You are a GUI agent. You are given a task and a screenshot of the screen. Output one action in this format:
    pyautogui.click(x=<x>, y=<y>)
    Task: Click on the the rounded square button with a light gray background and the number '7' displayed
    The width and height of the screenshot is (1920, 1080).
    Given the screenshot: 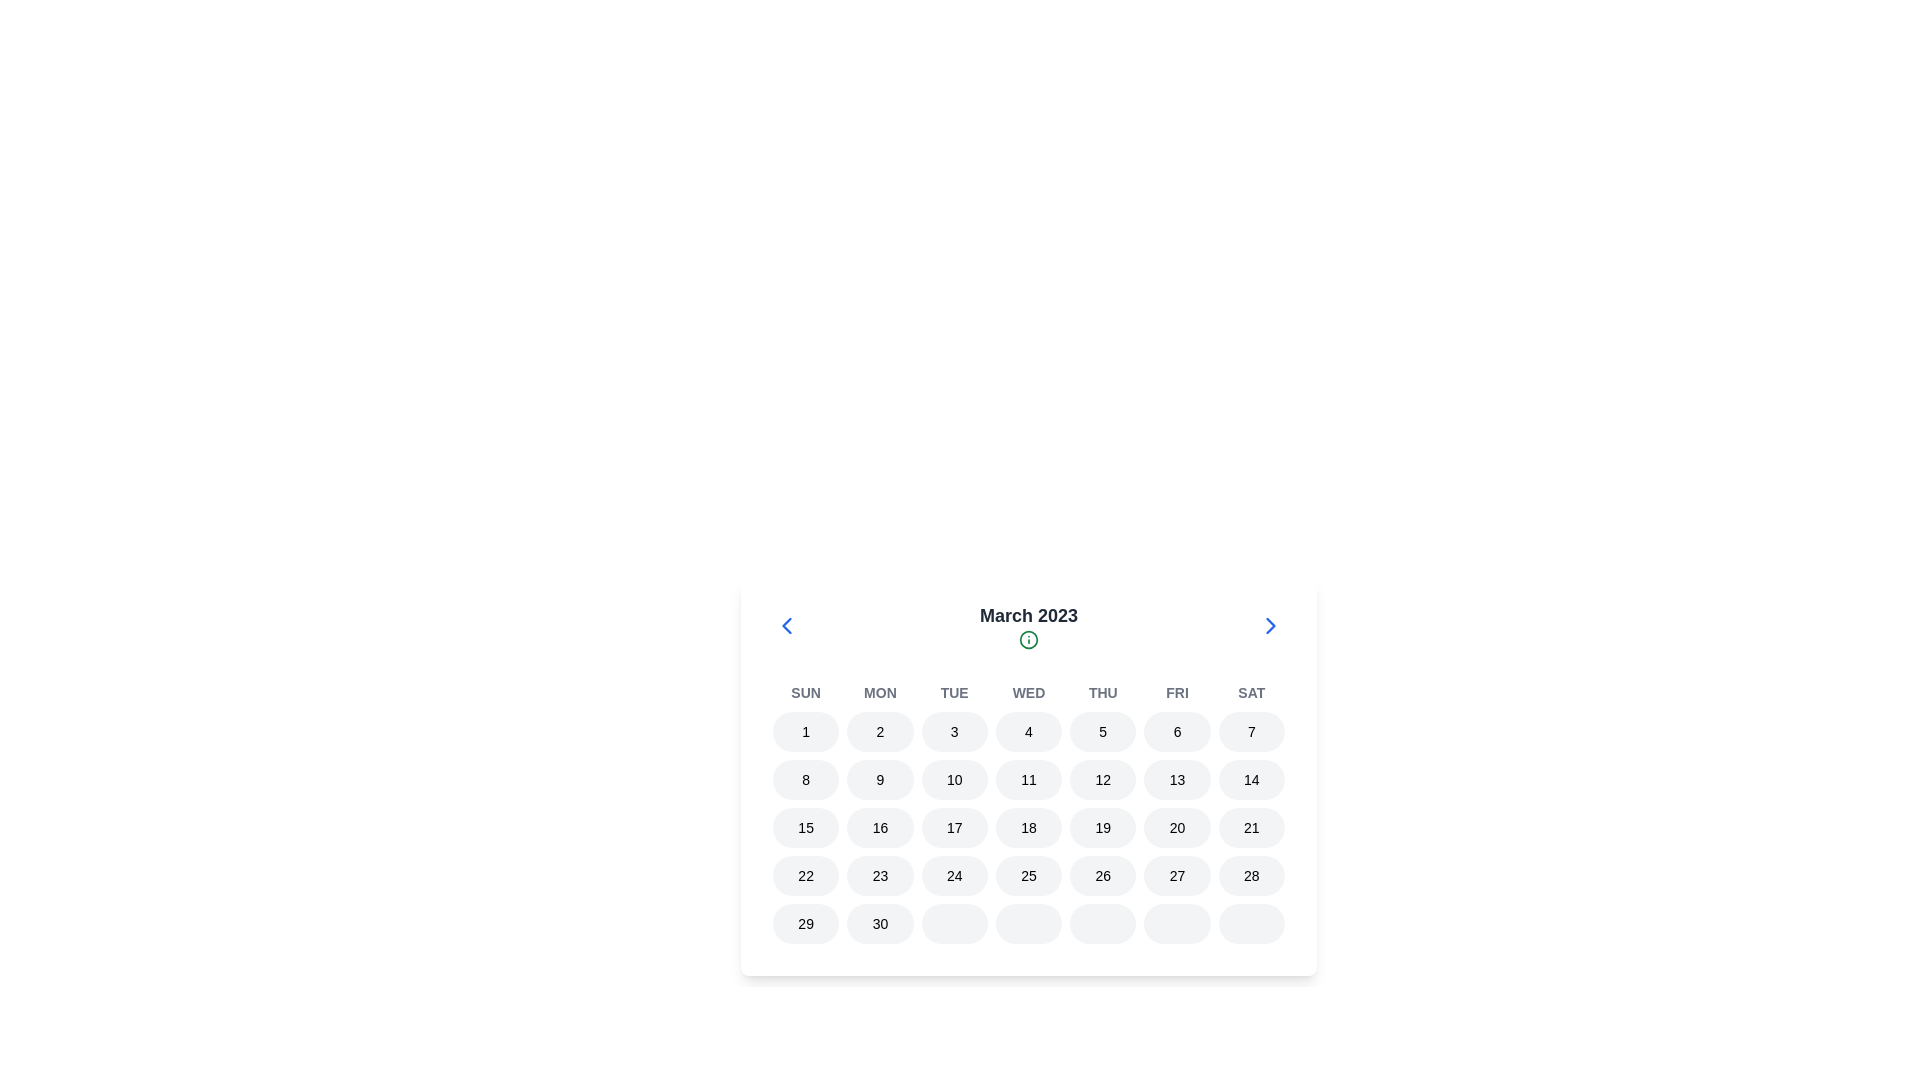 What is the action you would take?
    pyautogui.click(x=1250, y=732)
    